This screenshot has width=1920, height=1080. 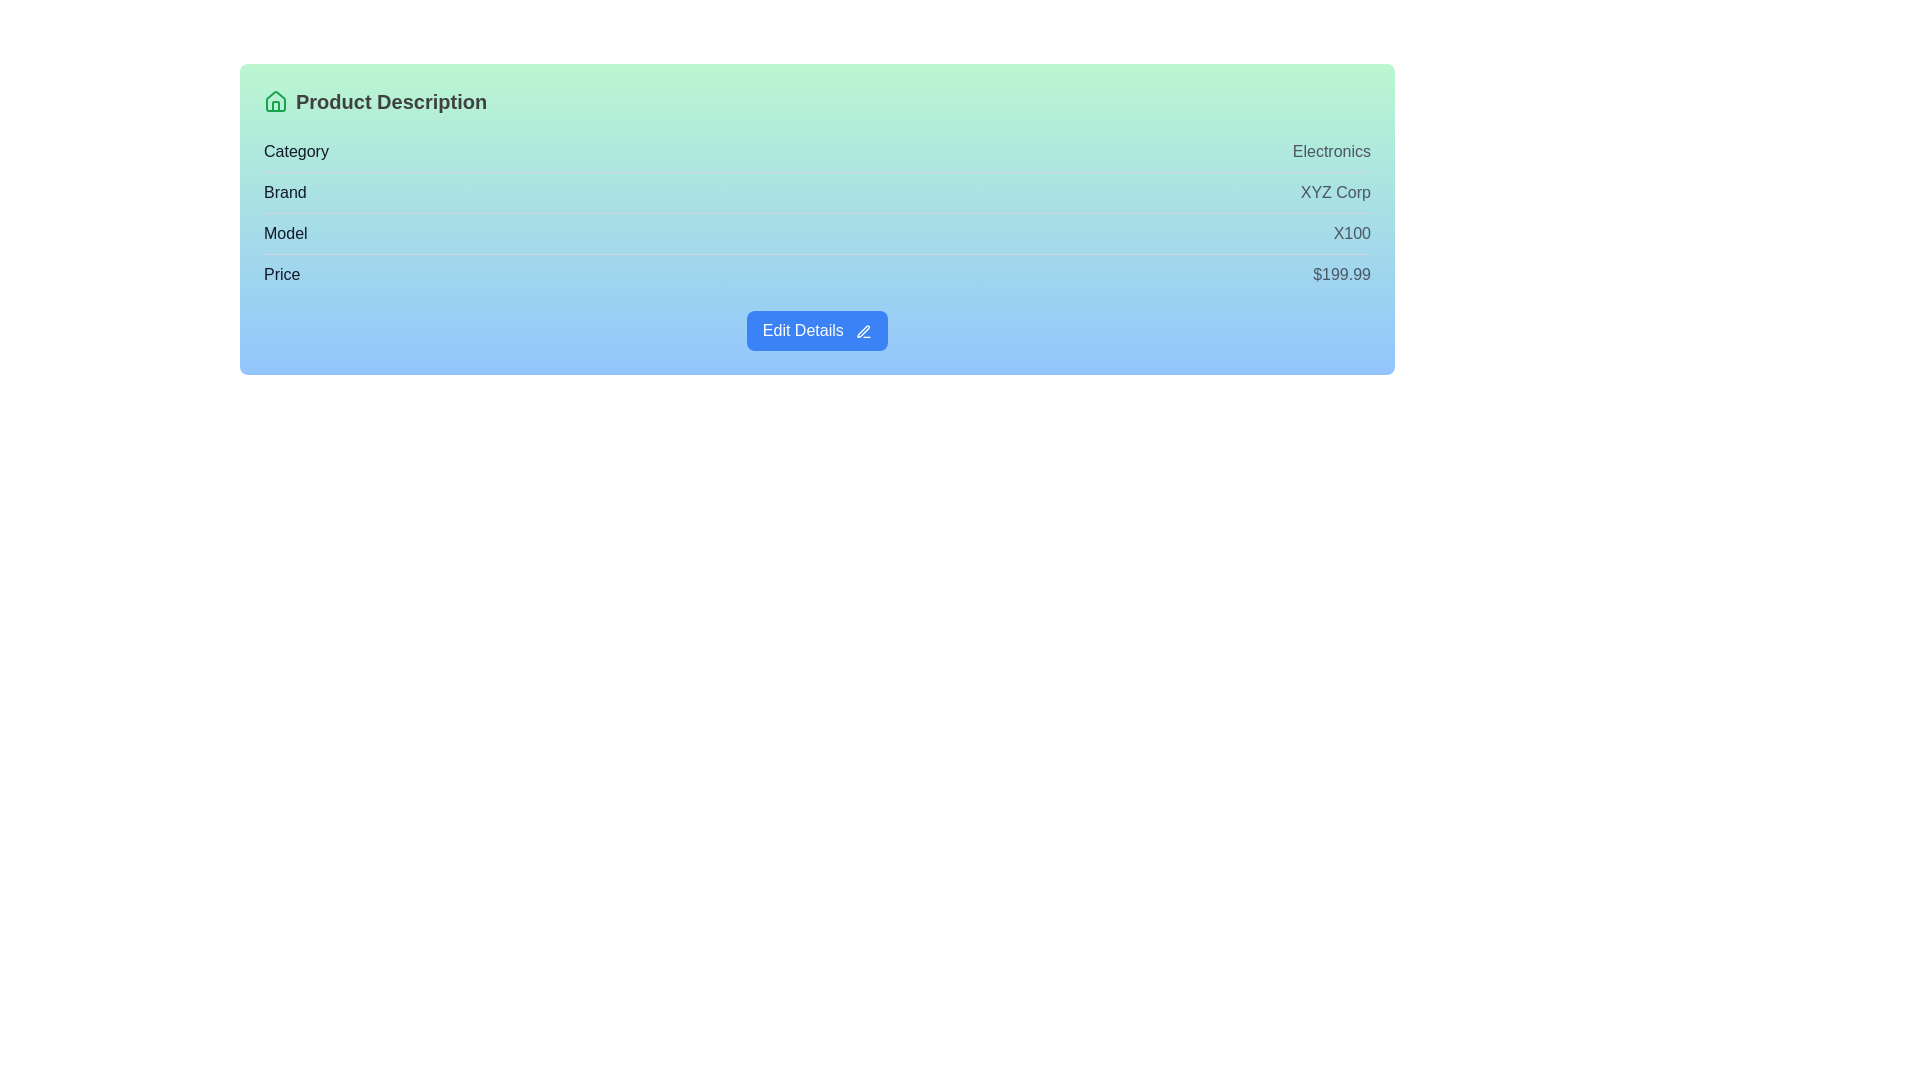 What do you see at coordinates (817, 330) in the screenshot?
I see `the 'Edit Details' button, which is a rectangular button with a blue background and white text, located centrally in the bottom portion of a card element beneath the 'Price' information` at bounding box center [817, 330].